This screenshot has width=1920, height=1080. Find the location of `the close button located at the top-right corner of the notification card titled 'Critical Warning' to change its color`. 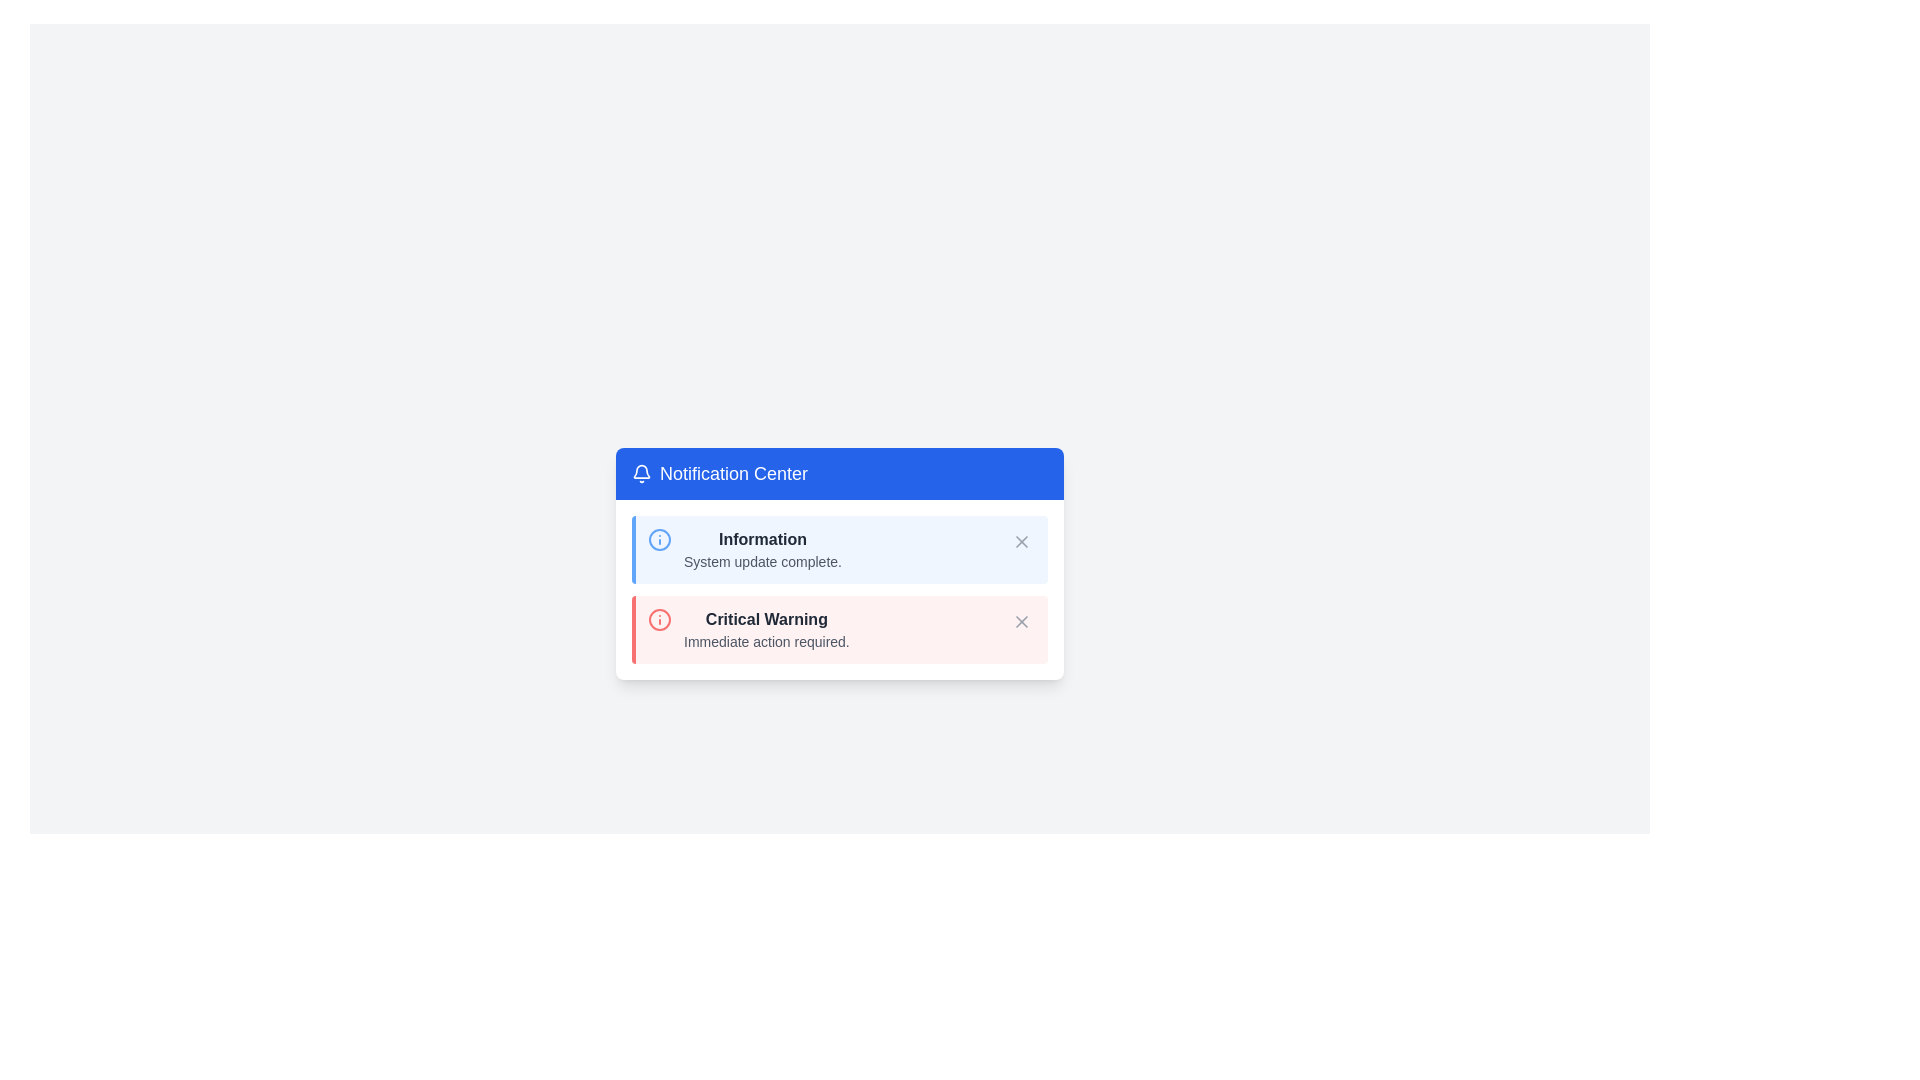

the close button located at the top-right corner of the notification card titled 'Critical Warning' to change its color is located at coordinates (1022, 620).